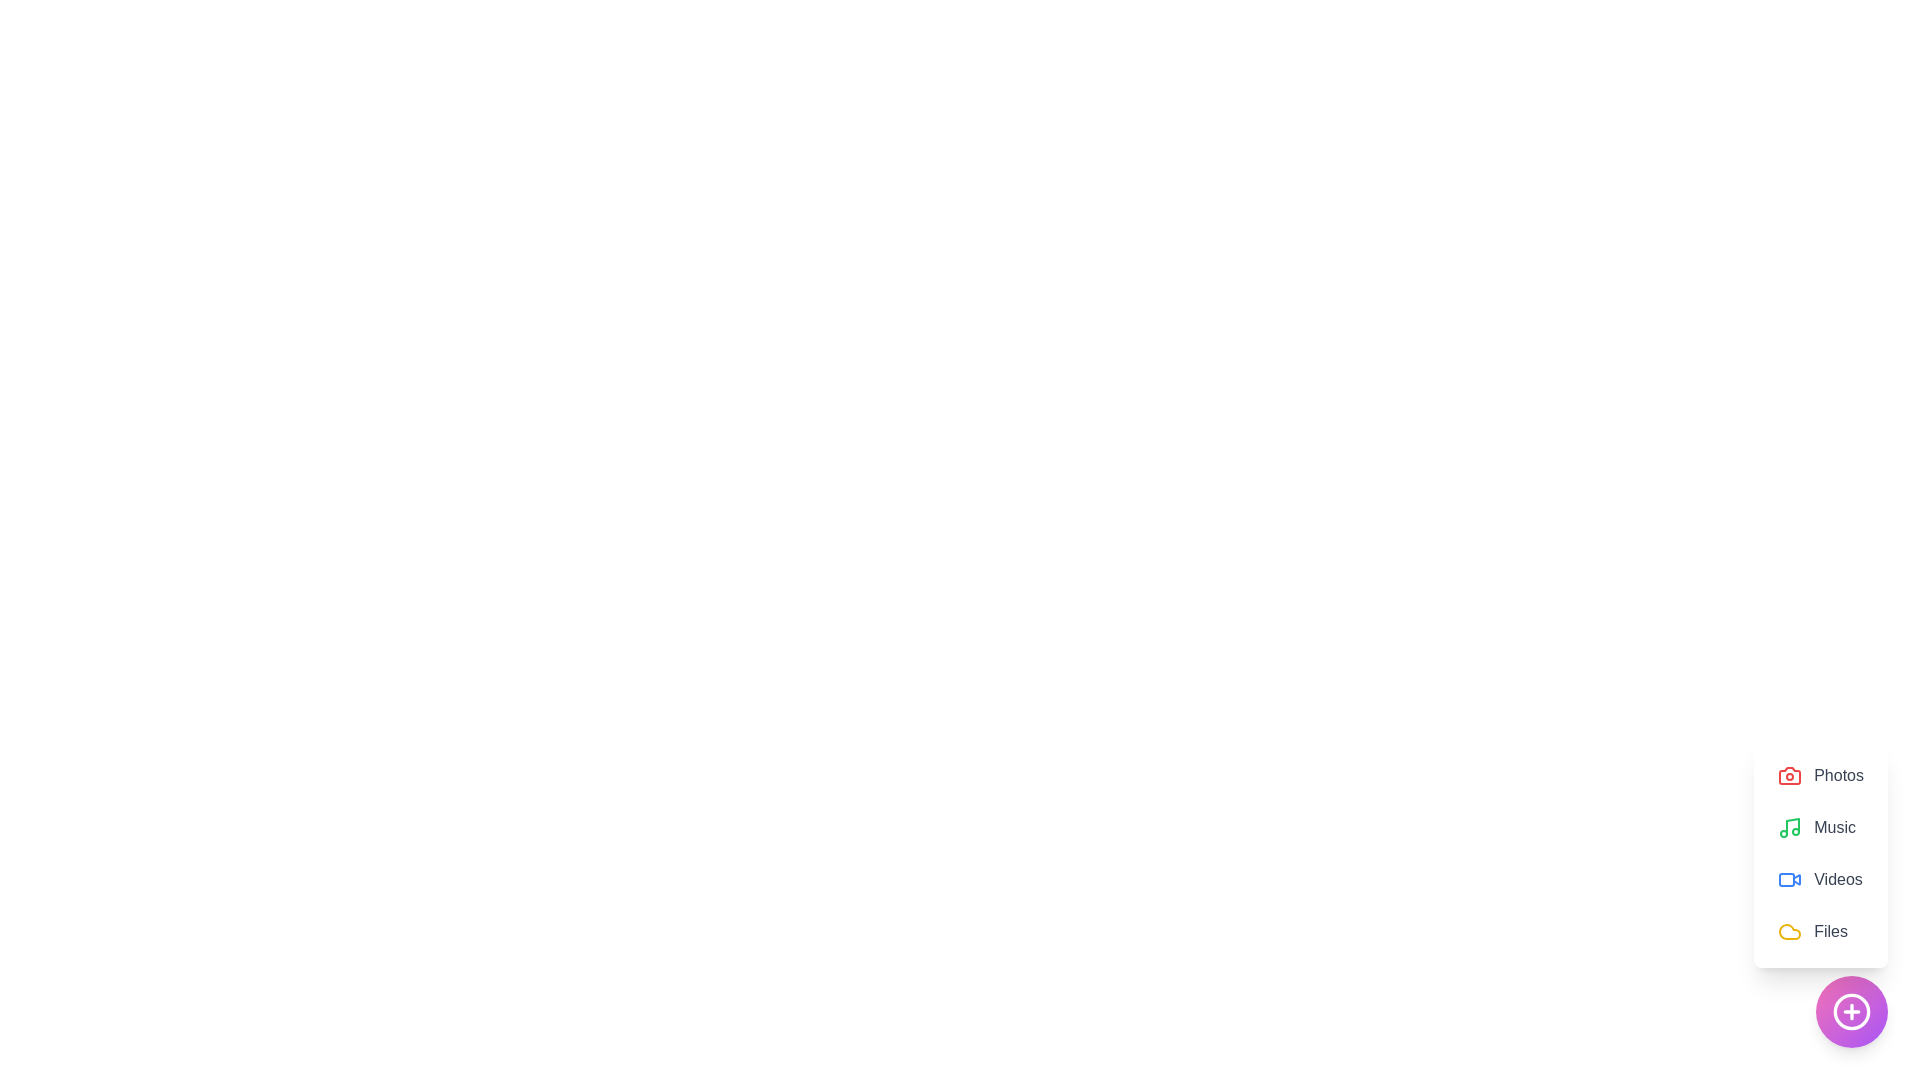 The image size is (1920, 1080). What do you see at coordinates (1851, 1011) in the screenshot?
I see `the floating action button to toggle the menu` at bounding box center [1851, 1011].